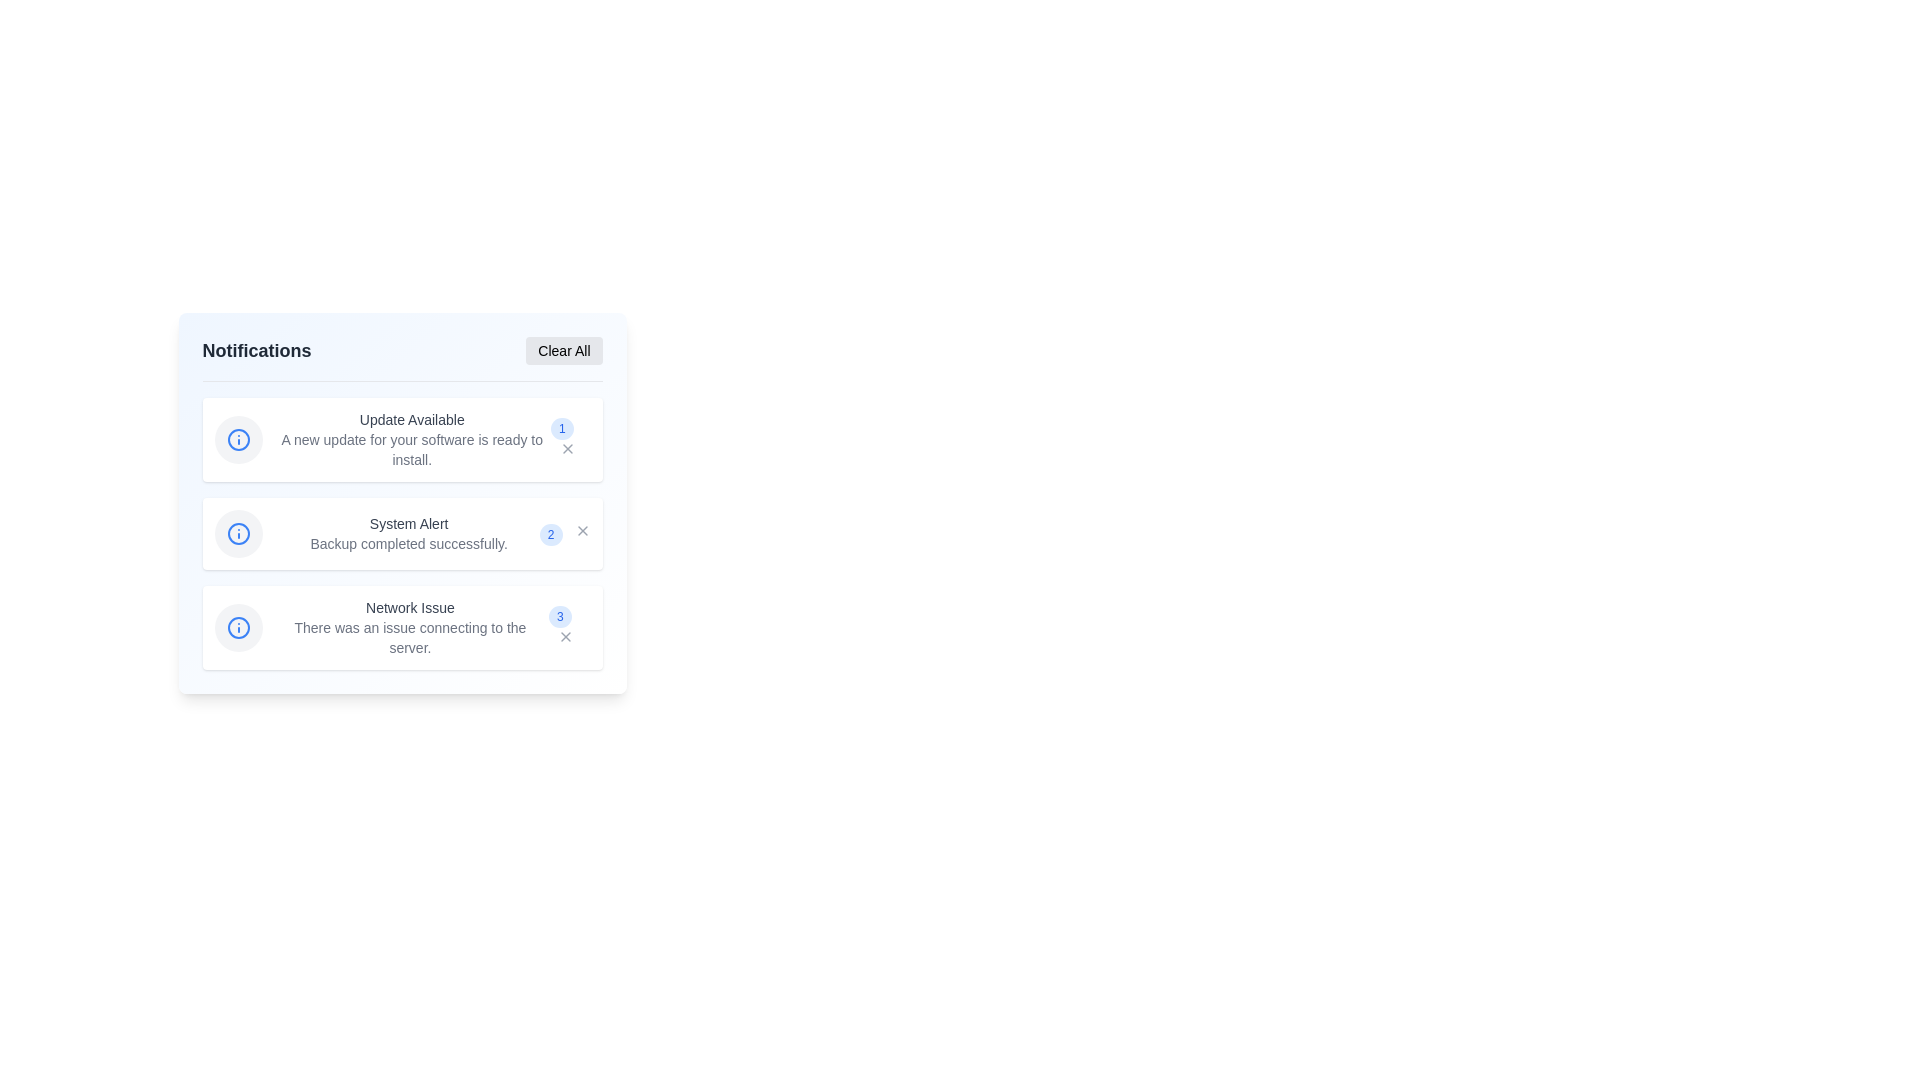 The image size is (1920, 1080). What do you see at coordinates (551, 534) in the screenshot?
I see `the badge indicating the priority or count next to the 'System Alert: Backup completed successfully.' label in the second row of the notification list` at bounding box center [551, 534].